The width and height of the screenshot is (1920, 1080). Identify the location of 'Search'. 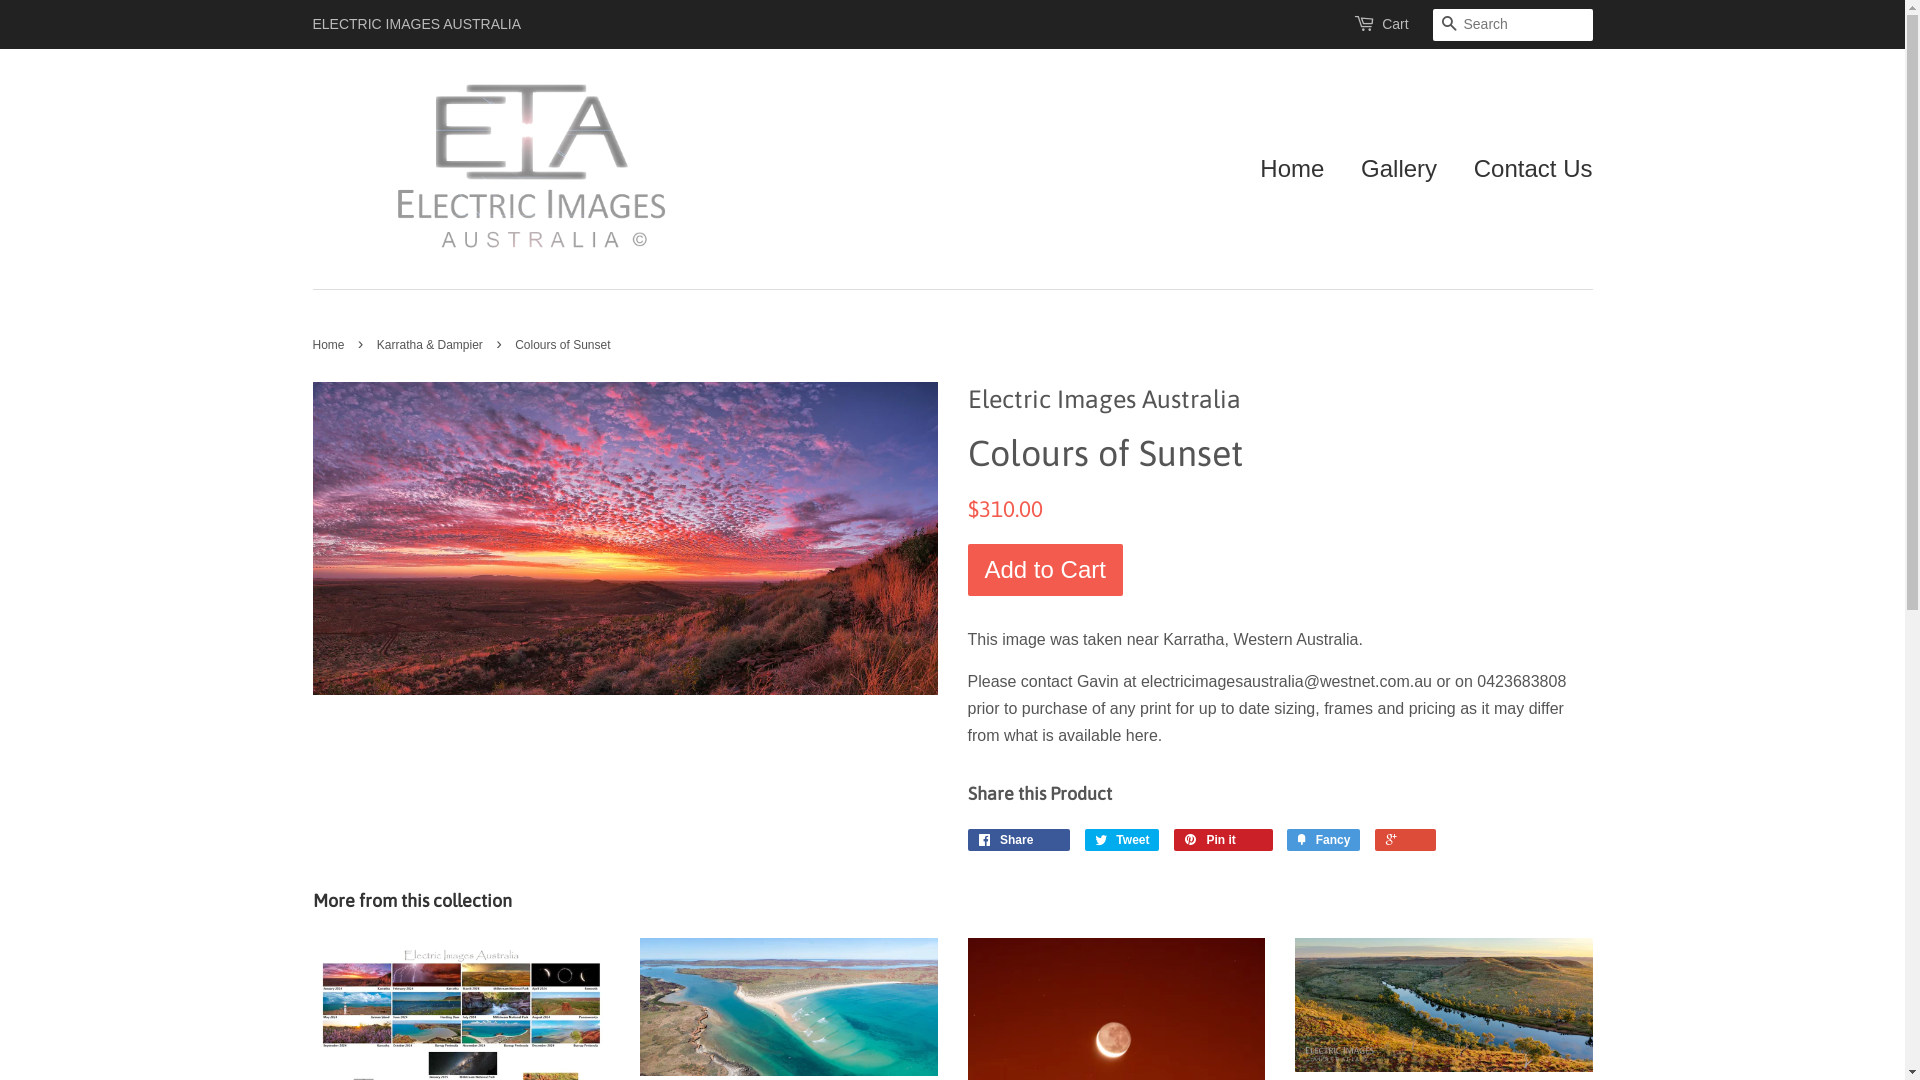
(1430, 25).